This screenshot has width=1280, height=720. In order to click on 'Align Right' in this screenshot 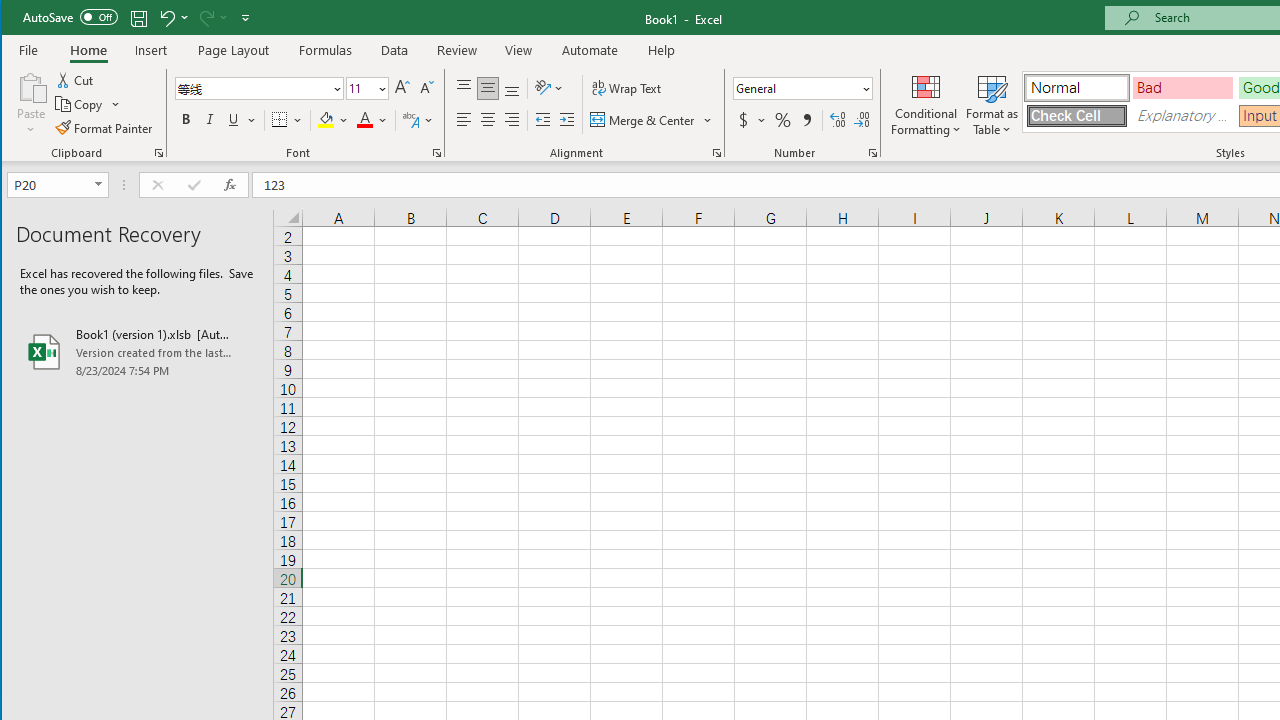, I will do `click(512, 120)`.